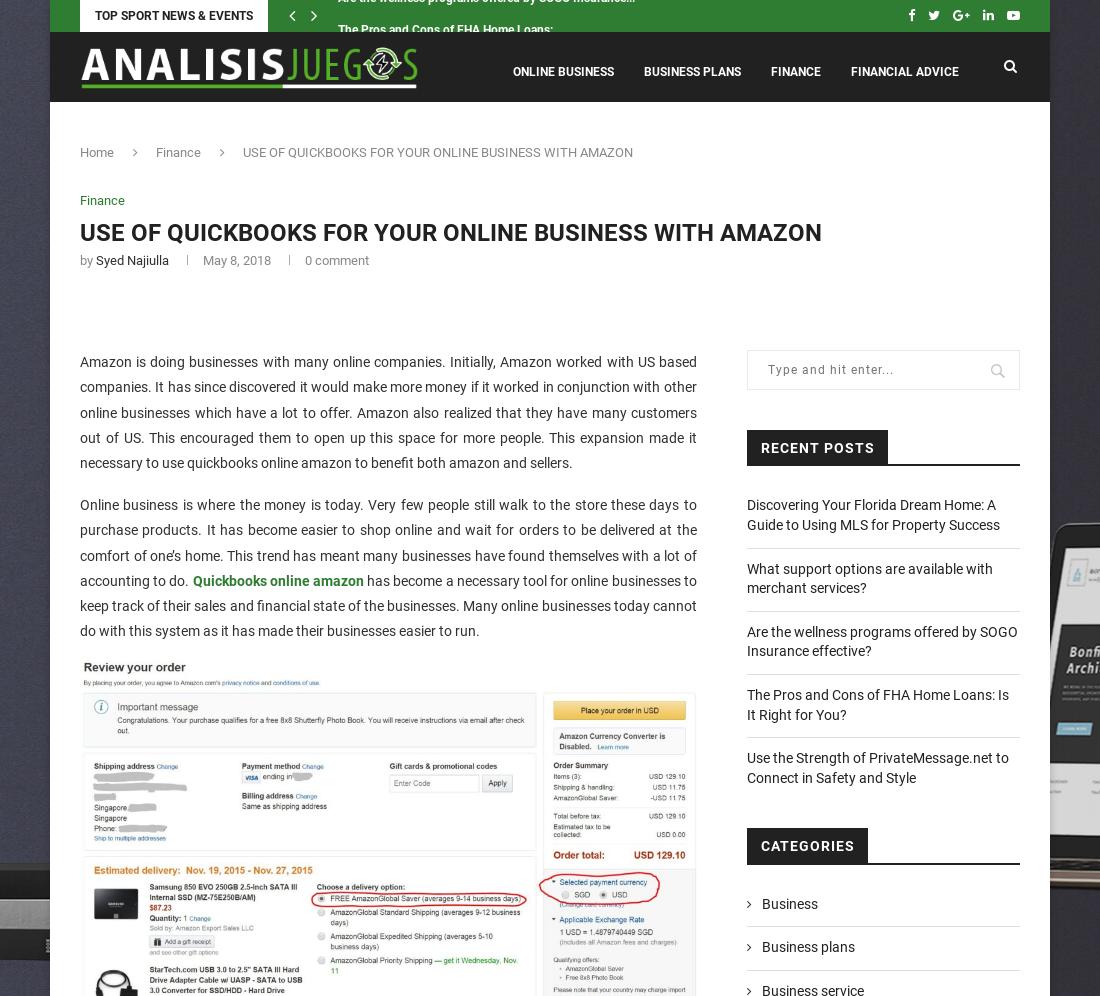 The width and height of the screenshot is (1100, 996). What do you see at coordinates (88, 260) in the screenshot?
I see `'by'` at bounding box center [88, 260].